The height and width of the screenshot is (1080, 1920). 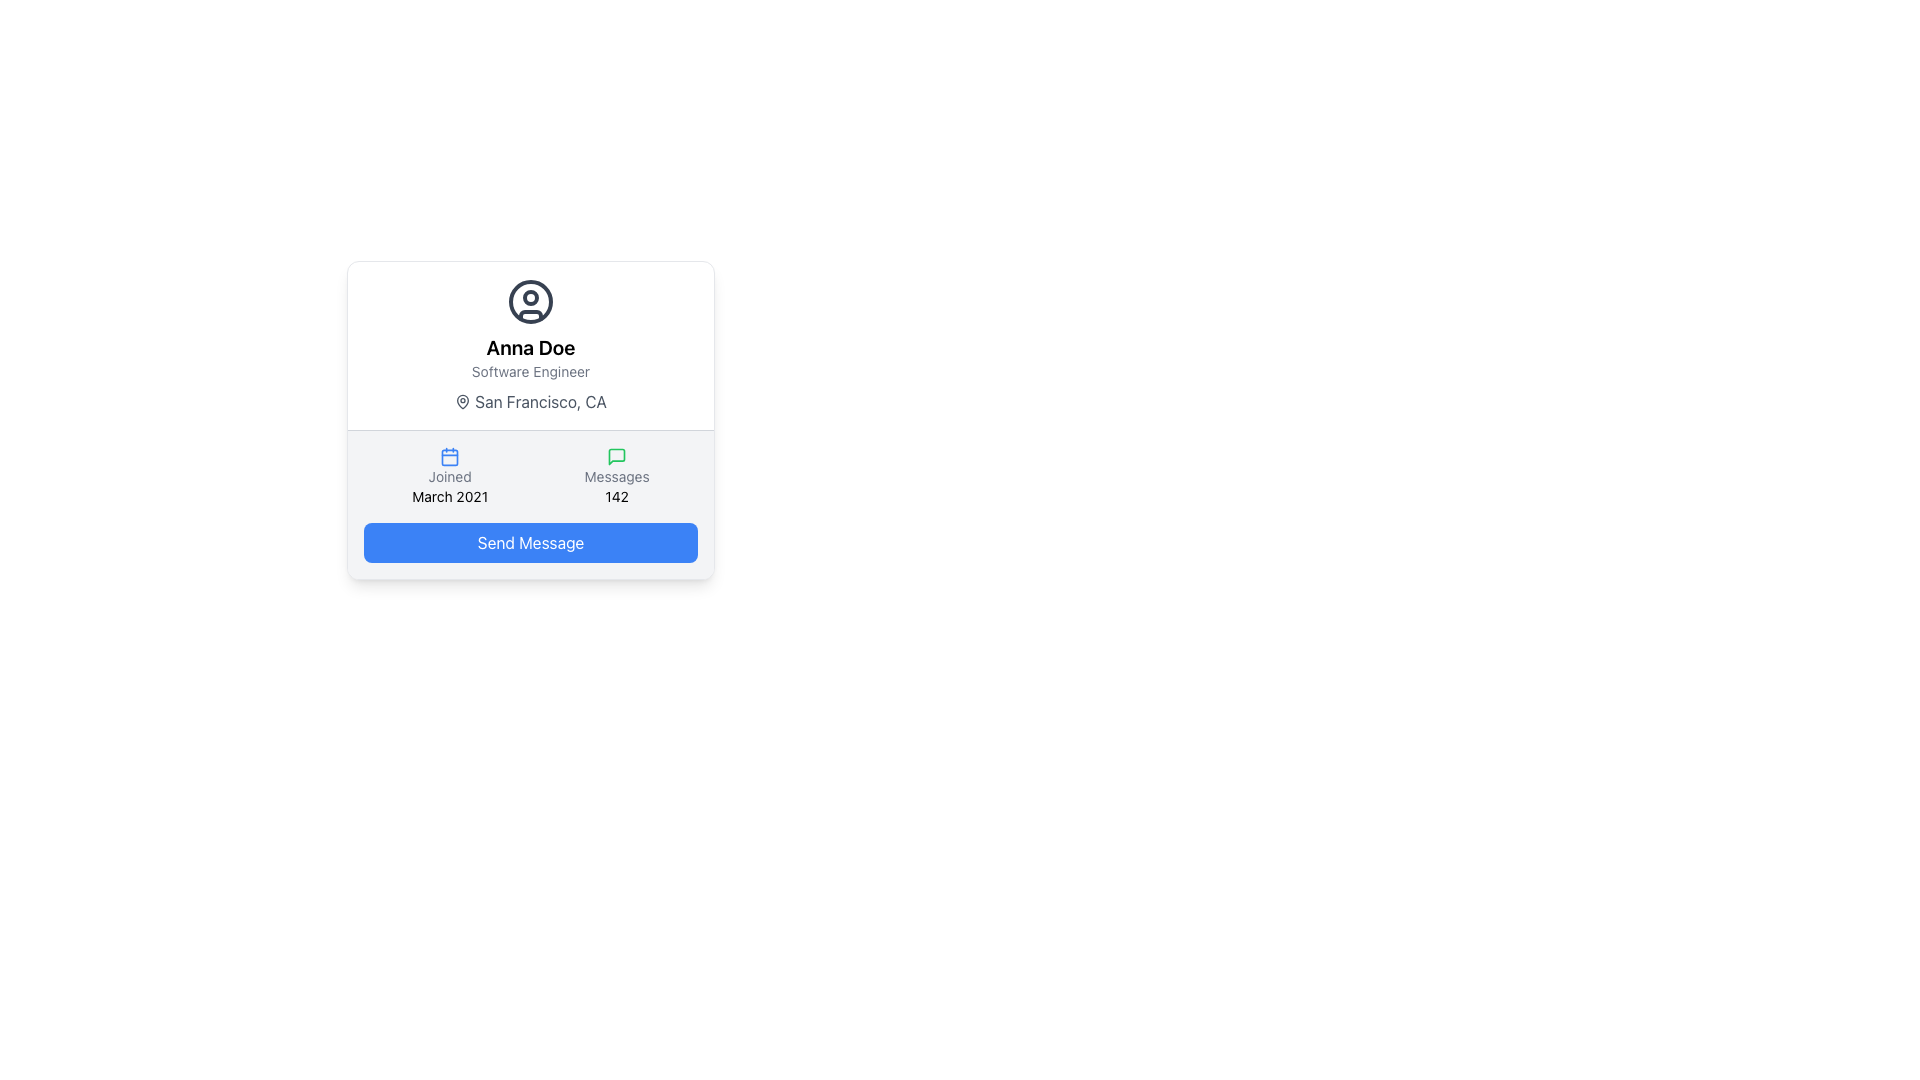 I want to click on the username or icon in the Profile Summary Component, which is located at the top section of a white card displaying user's basic profile information, so click(x=531, y=345).